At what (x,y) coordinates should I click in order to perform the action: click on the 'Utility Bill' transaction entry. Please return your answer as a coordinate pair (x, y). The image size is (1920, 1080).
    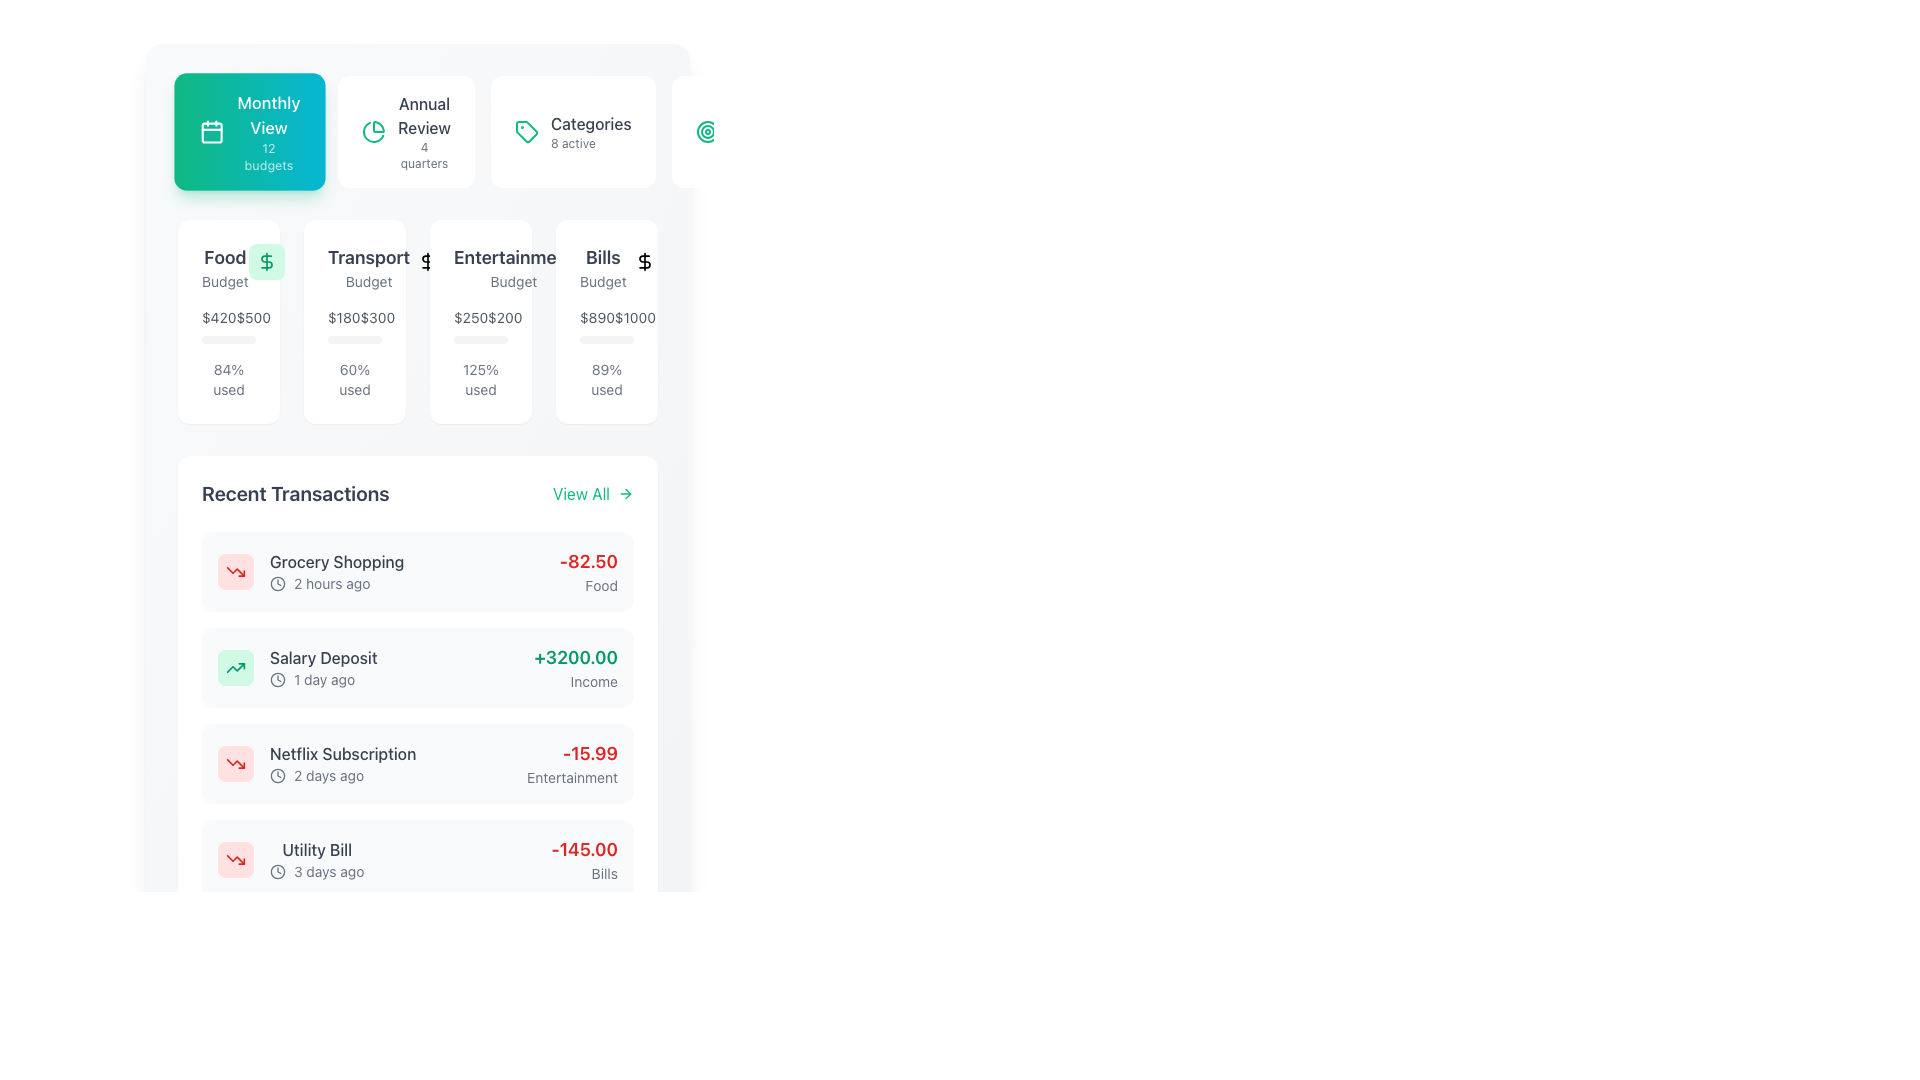
    Looking at the image, I should click on (290, 859).